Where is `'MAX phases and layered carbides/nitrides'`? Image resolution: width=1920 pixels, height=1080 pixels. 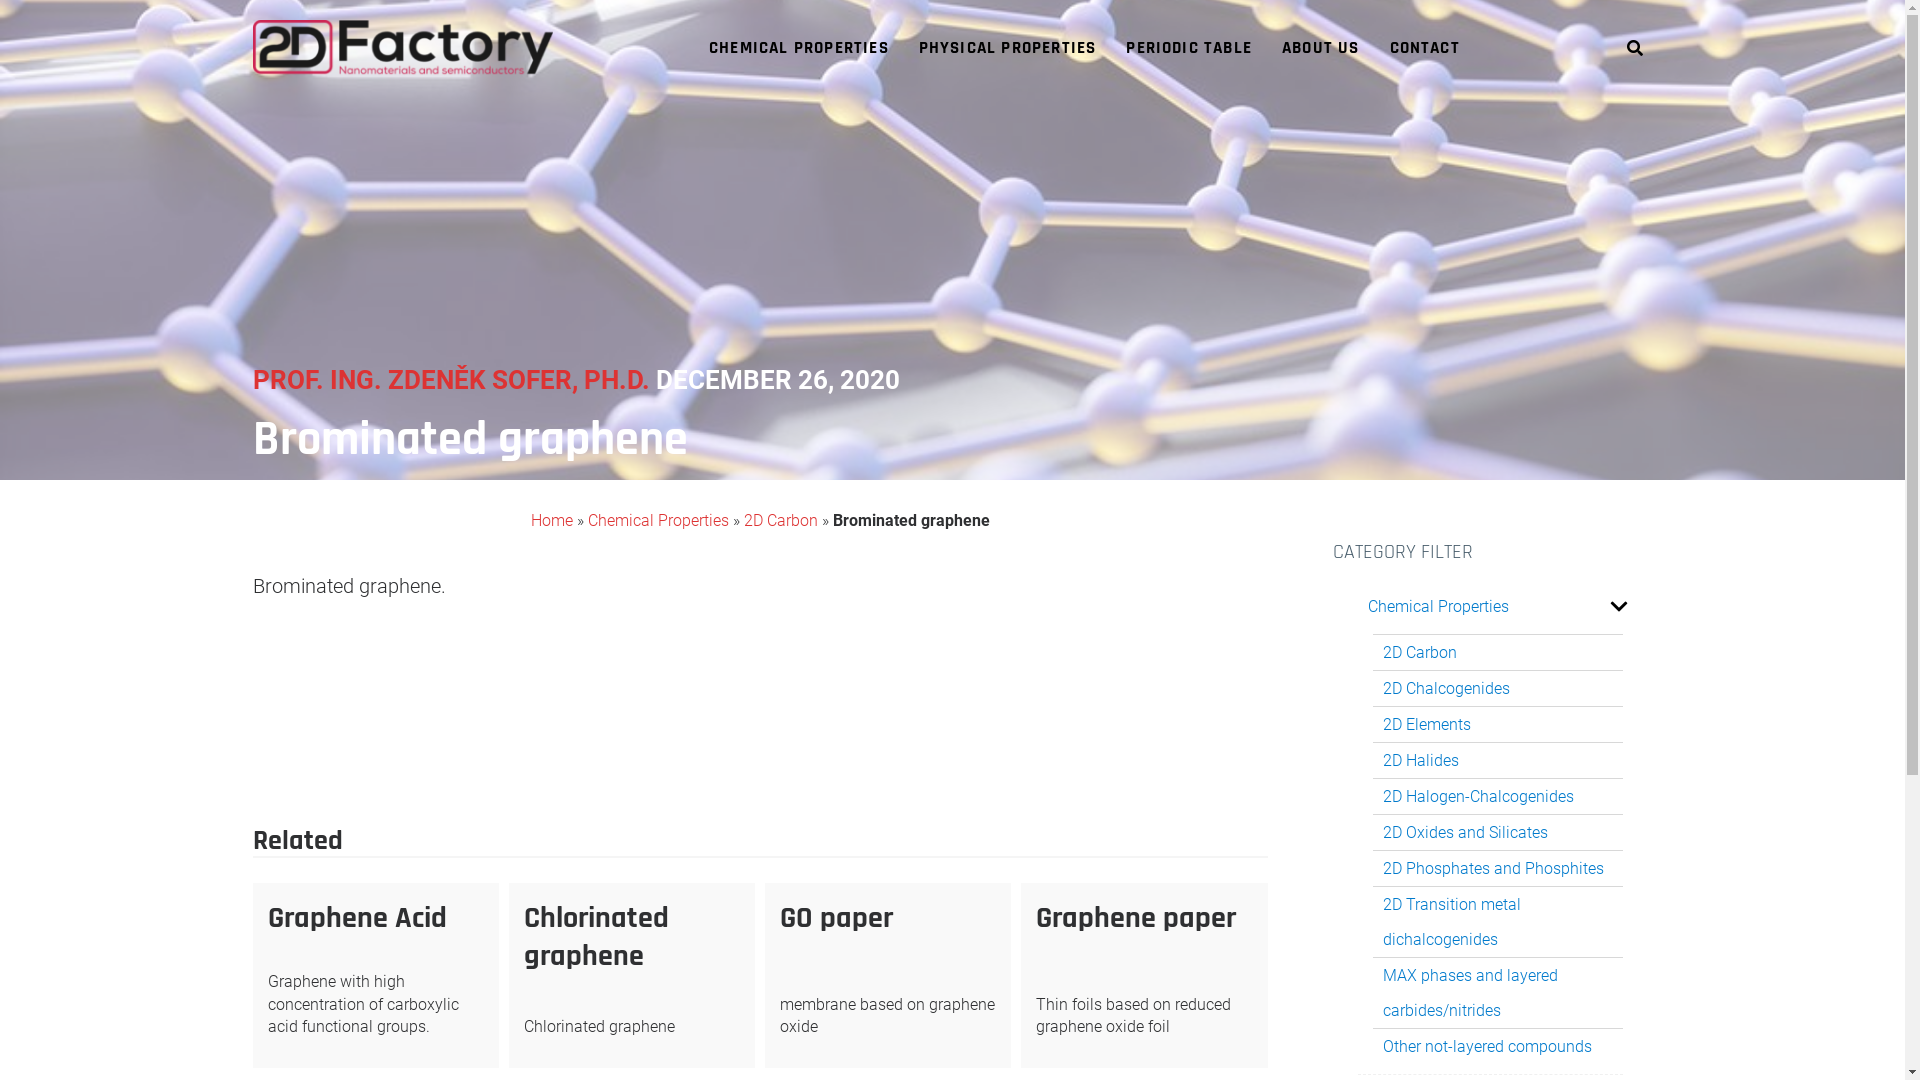
'MAX phases and layered carbides/nitrides' is located at coordinates (1381, 992).